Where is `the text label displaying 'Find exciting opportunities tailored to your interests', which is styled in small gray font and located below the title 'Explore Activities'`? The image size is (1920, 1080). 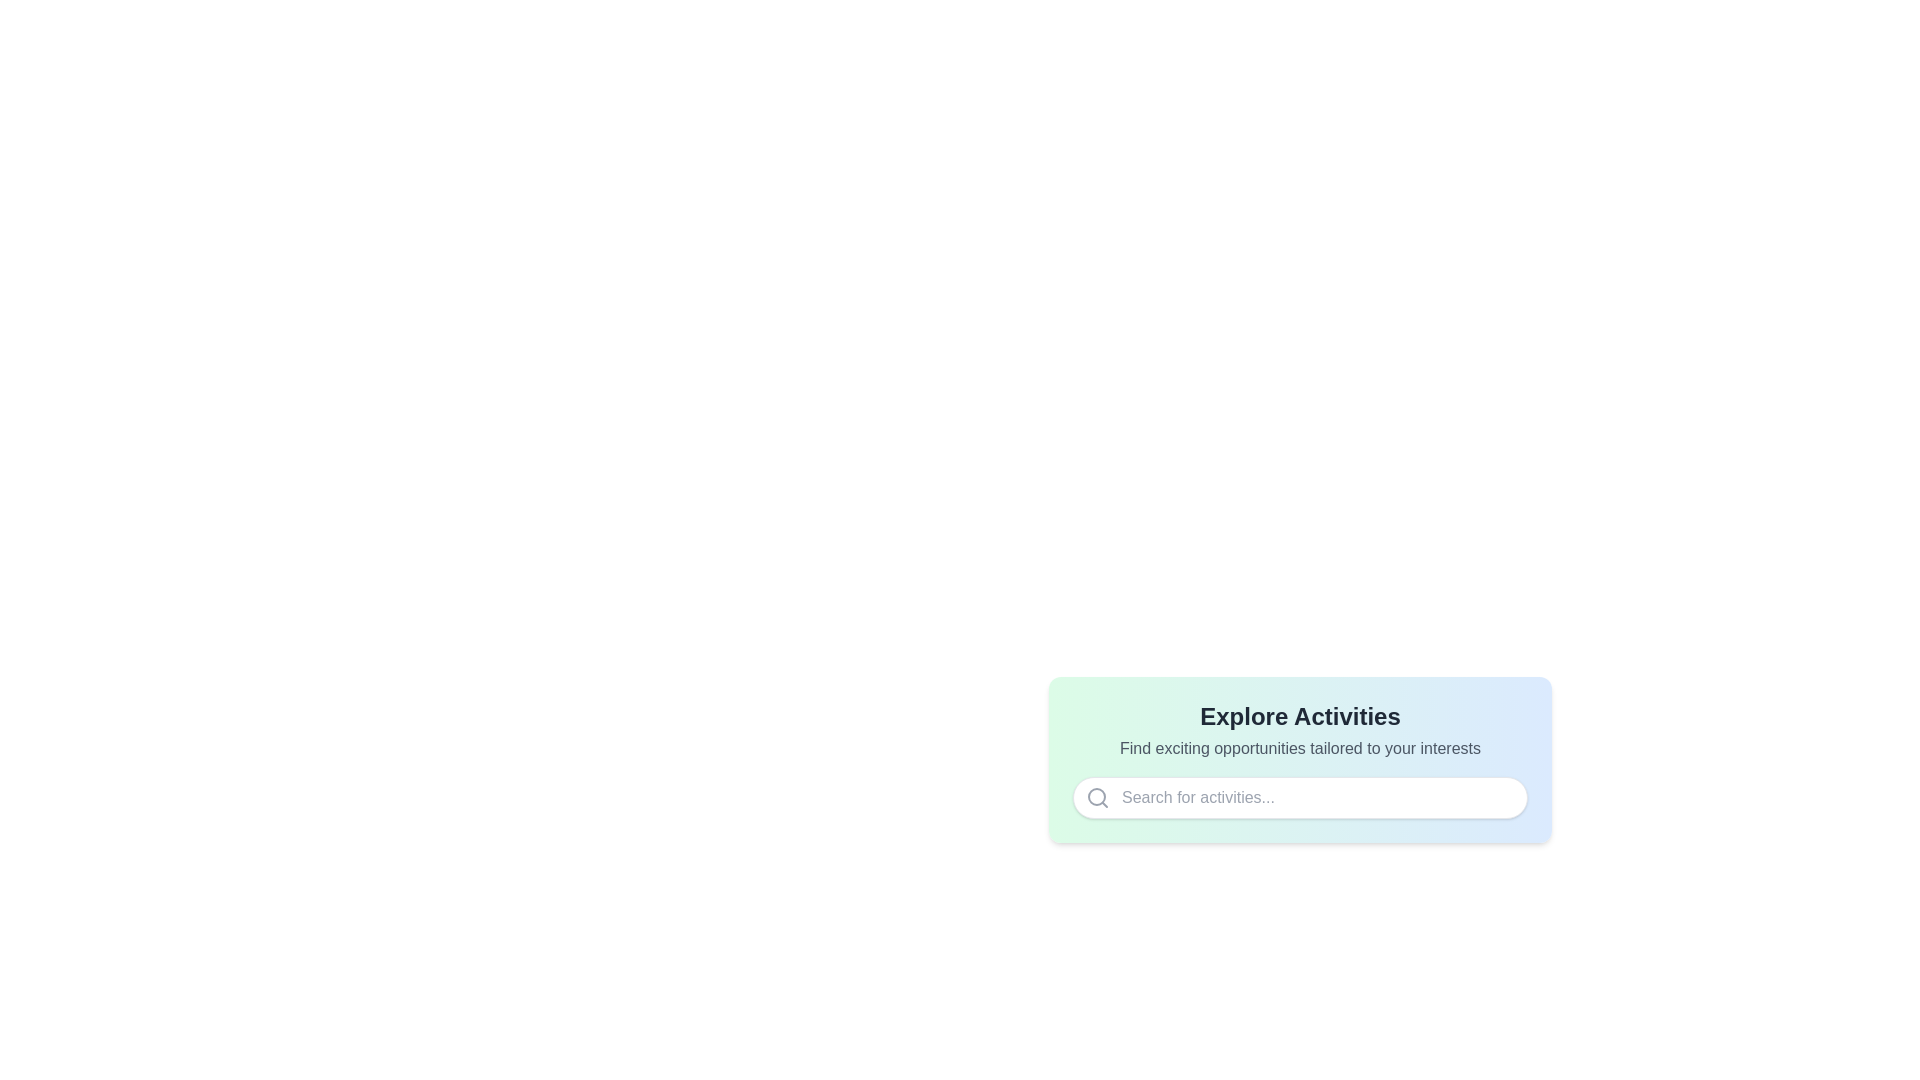 the text label displaying 'Find exciting opportunities tailored to your interests', which is styled in small gray font and located below the title 'Explore Activities' is located at coordinates (1300, 748).